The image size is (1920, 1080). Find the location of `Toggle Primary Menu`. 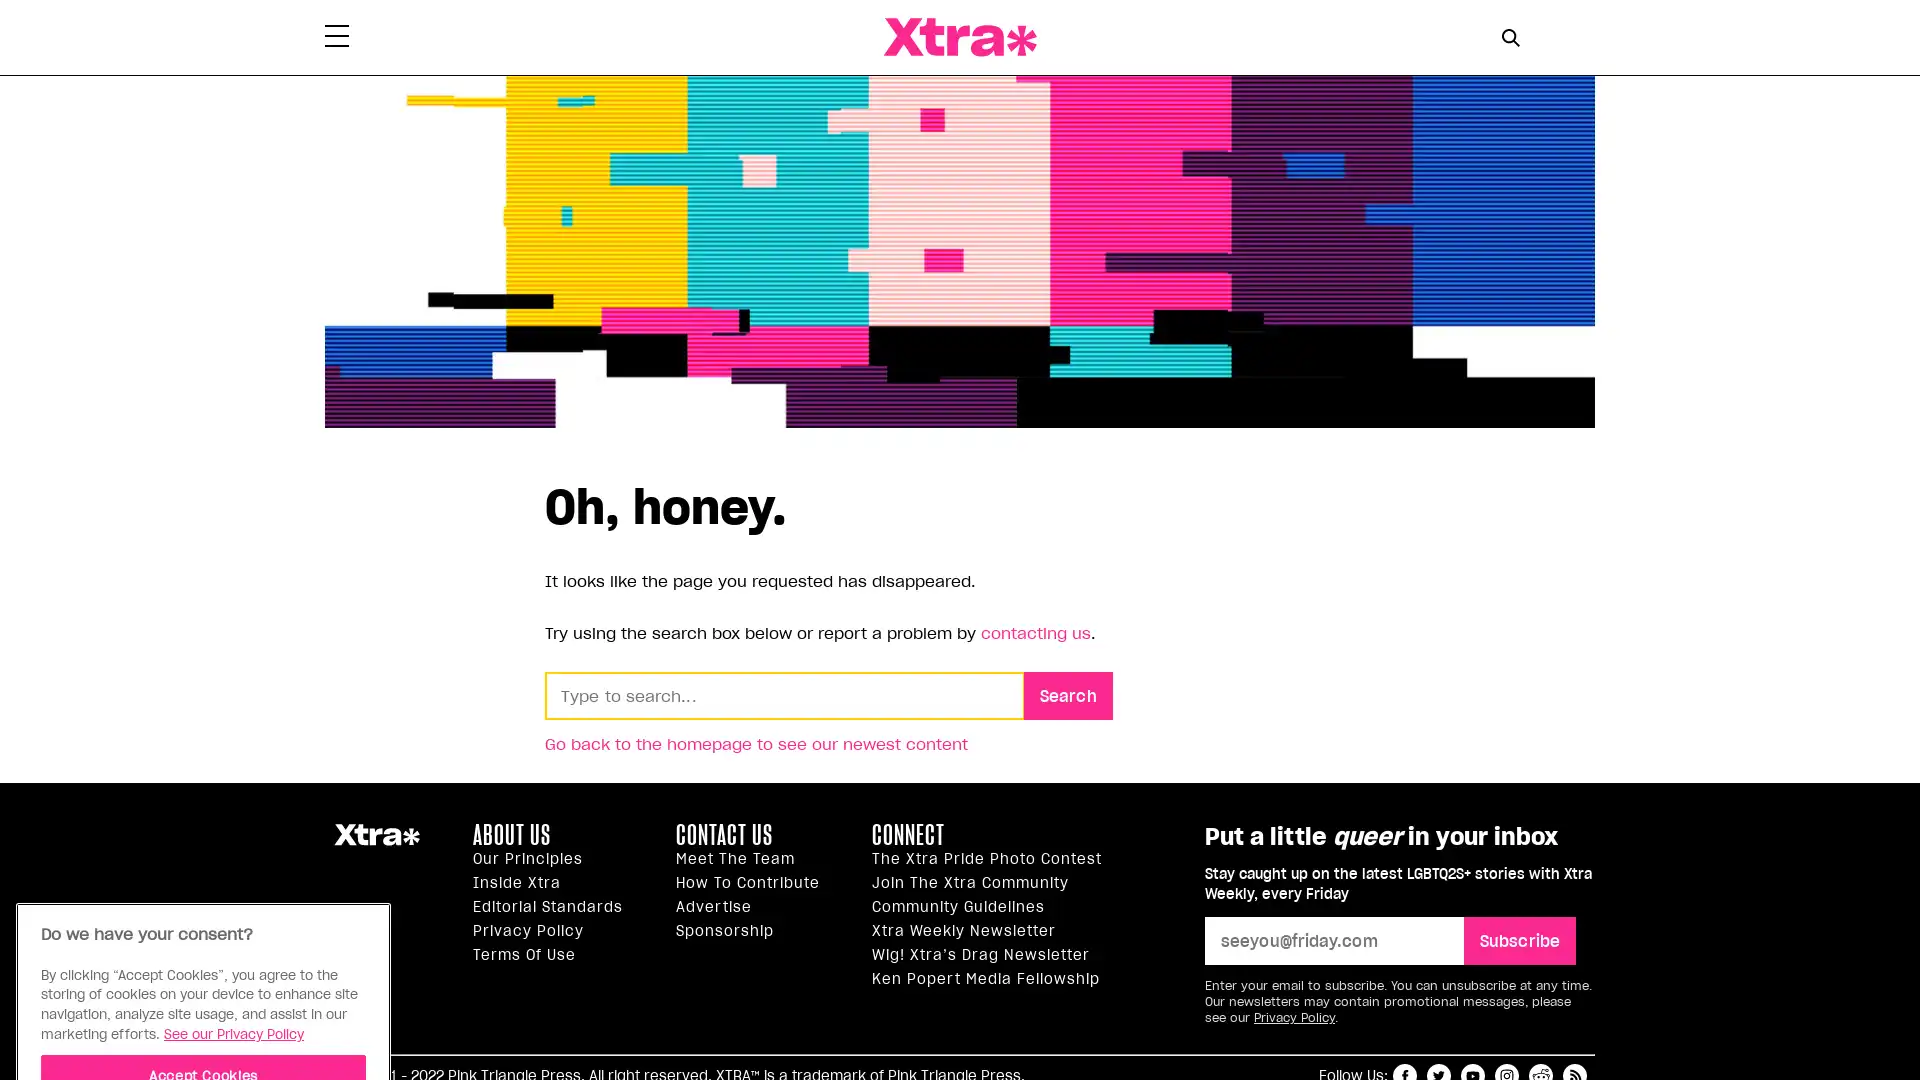

Toggle Primary Menu is located at coordinates (336, 38).